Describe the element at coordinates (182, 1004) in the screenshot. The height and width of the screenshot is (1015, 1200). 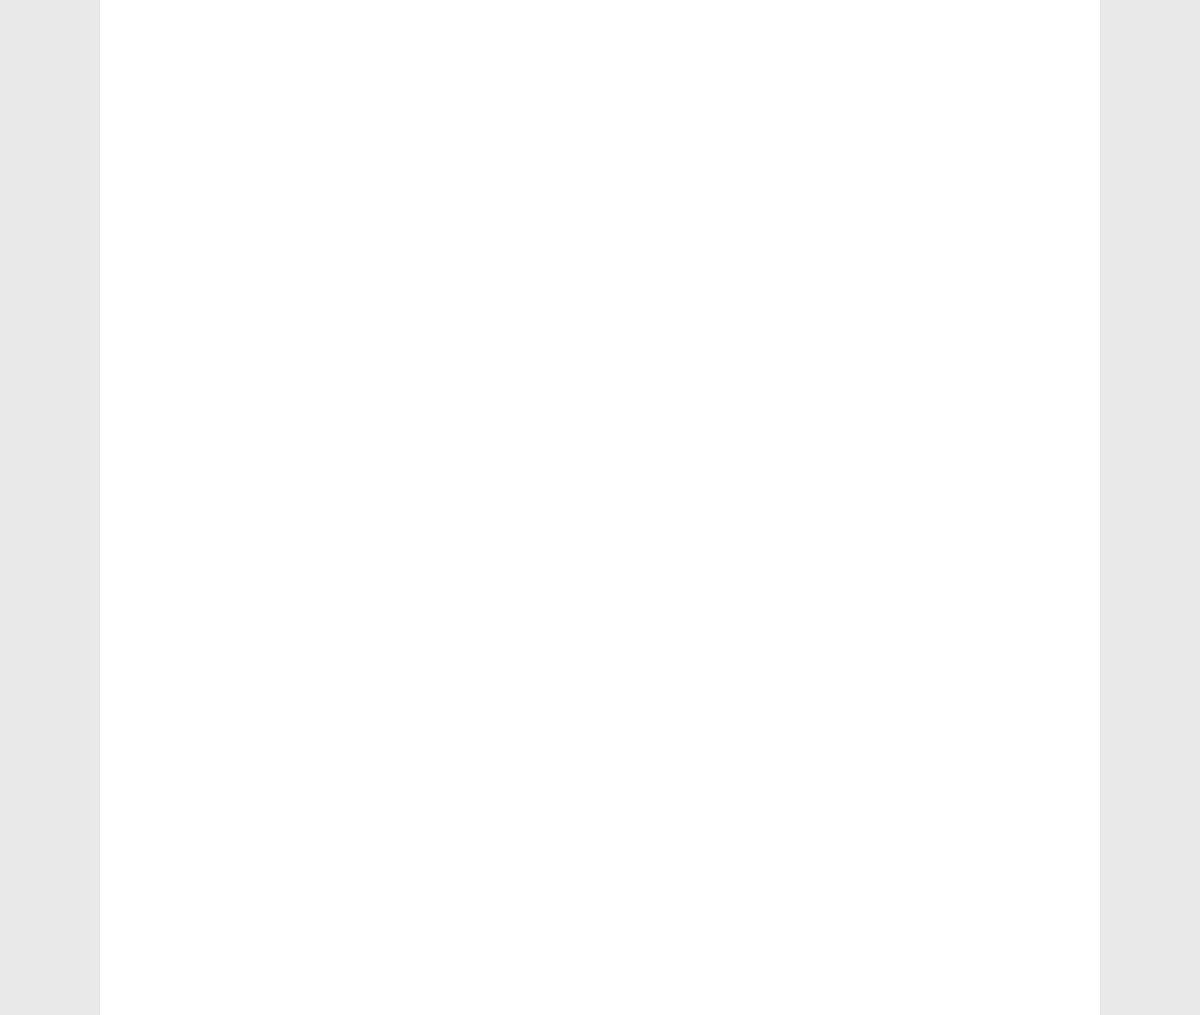
I see `'Currency'` at that location.